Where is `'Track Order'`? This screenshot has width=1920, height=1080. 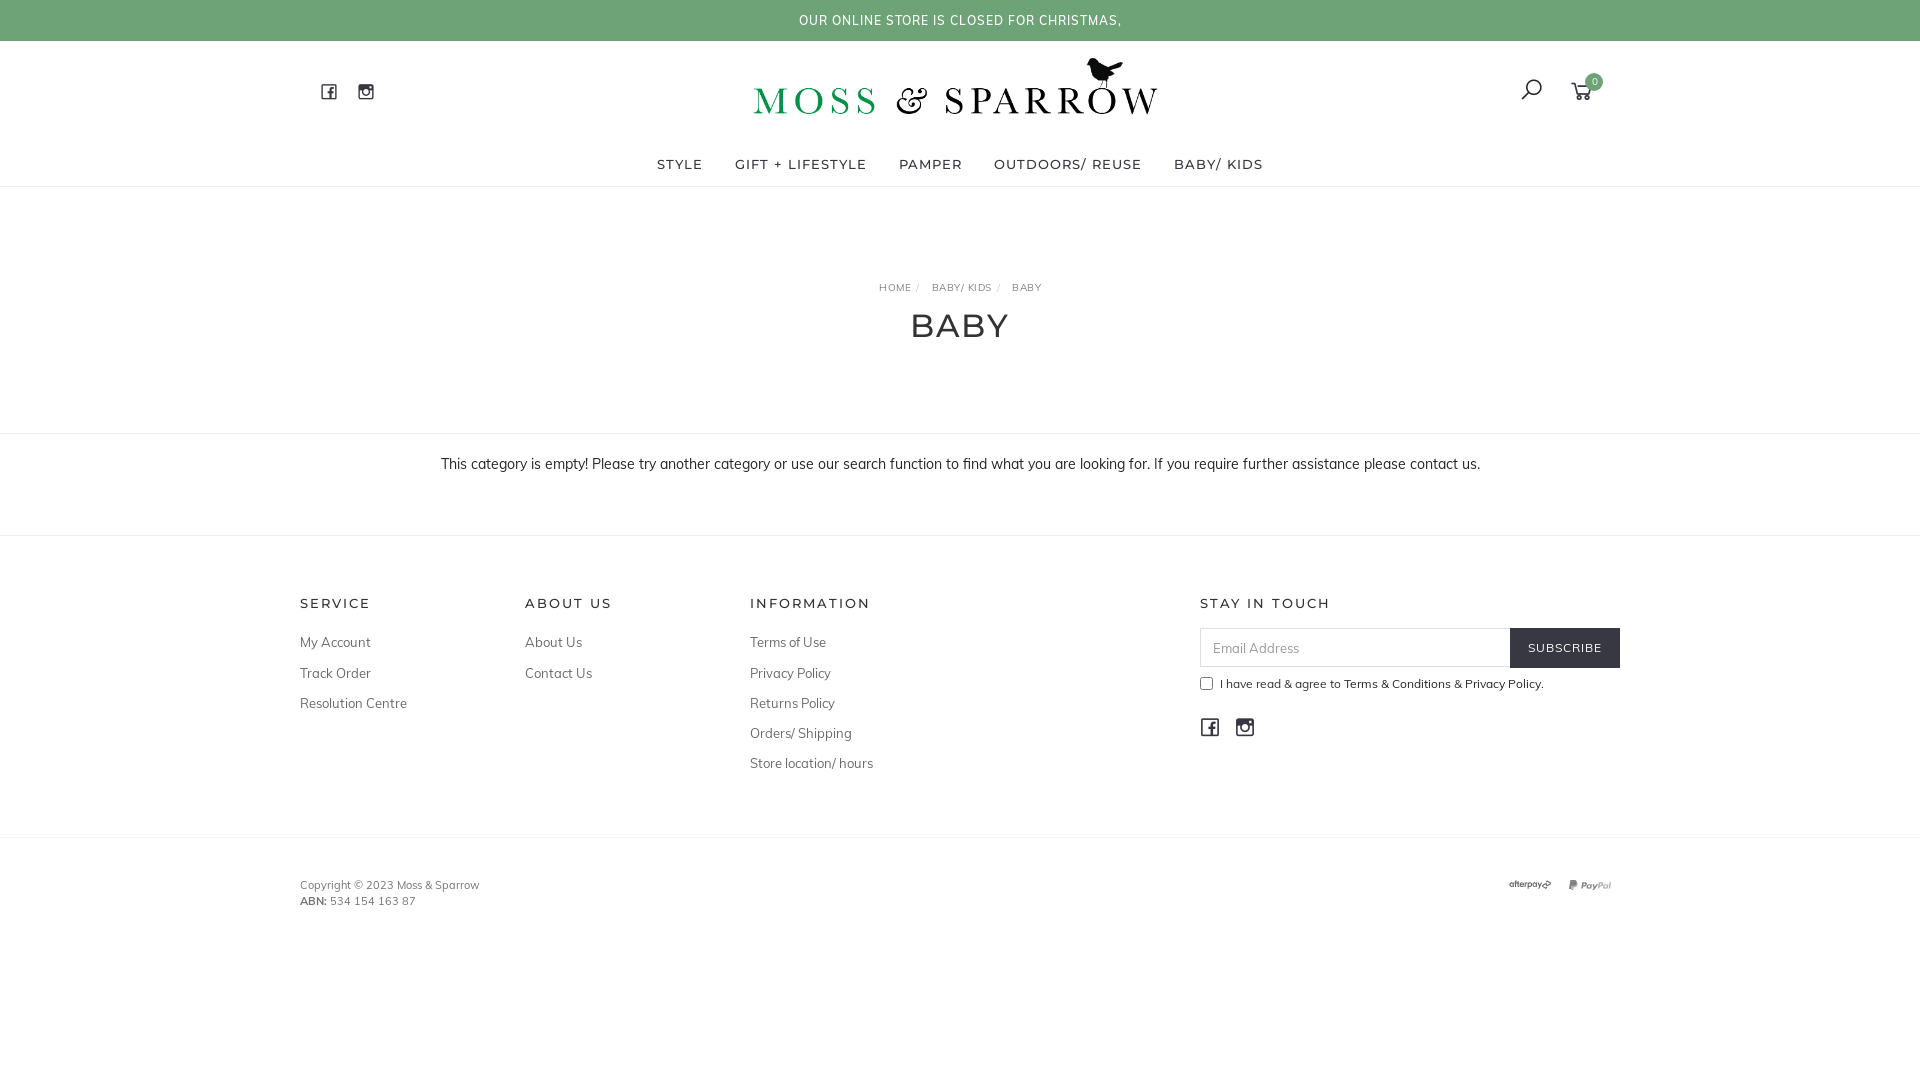 'Track Order' is located at coordinates (389, 672).